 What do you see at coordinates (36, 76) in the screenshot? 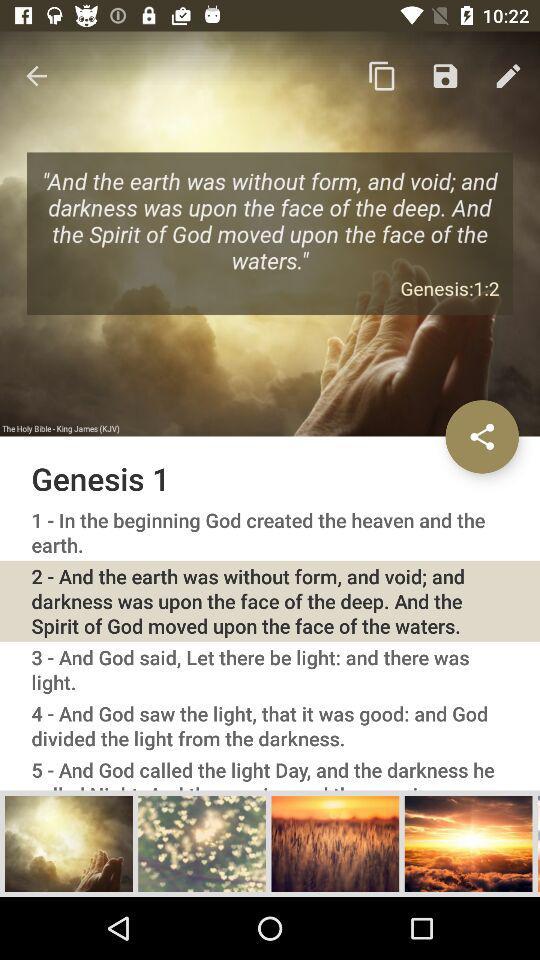
I see `item above the genesis 1 icon` at bounding box center [36, 76].